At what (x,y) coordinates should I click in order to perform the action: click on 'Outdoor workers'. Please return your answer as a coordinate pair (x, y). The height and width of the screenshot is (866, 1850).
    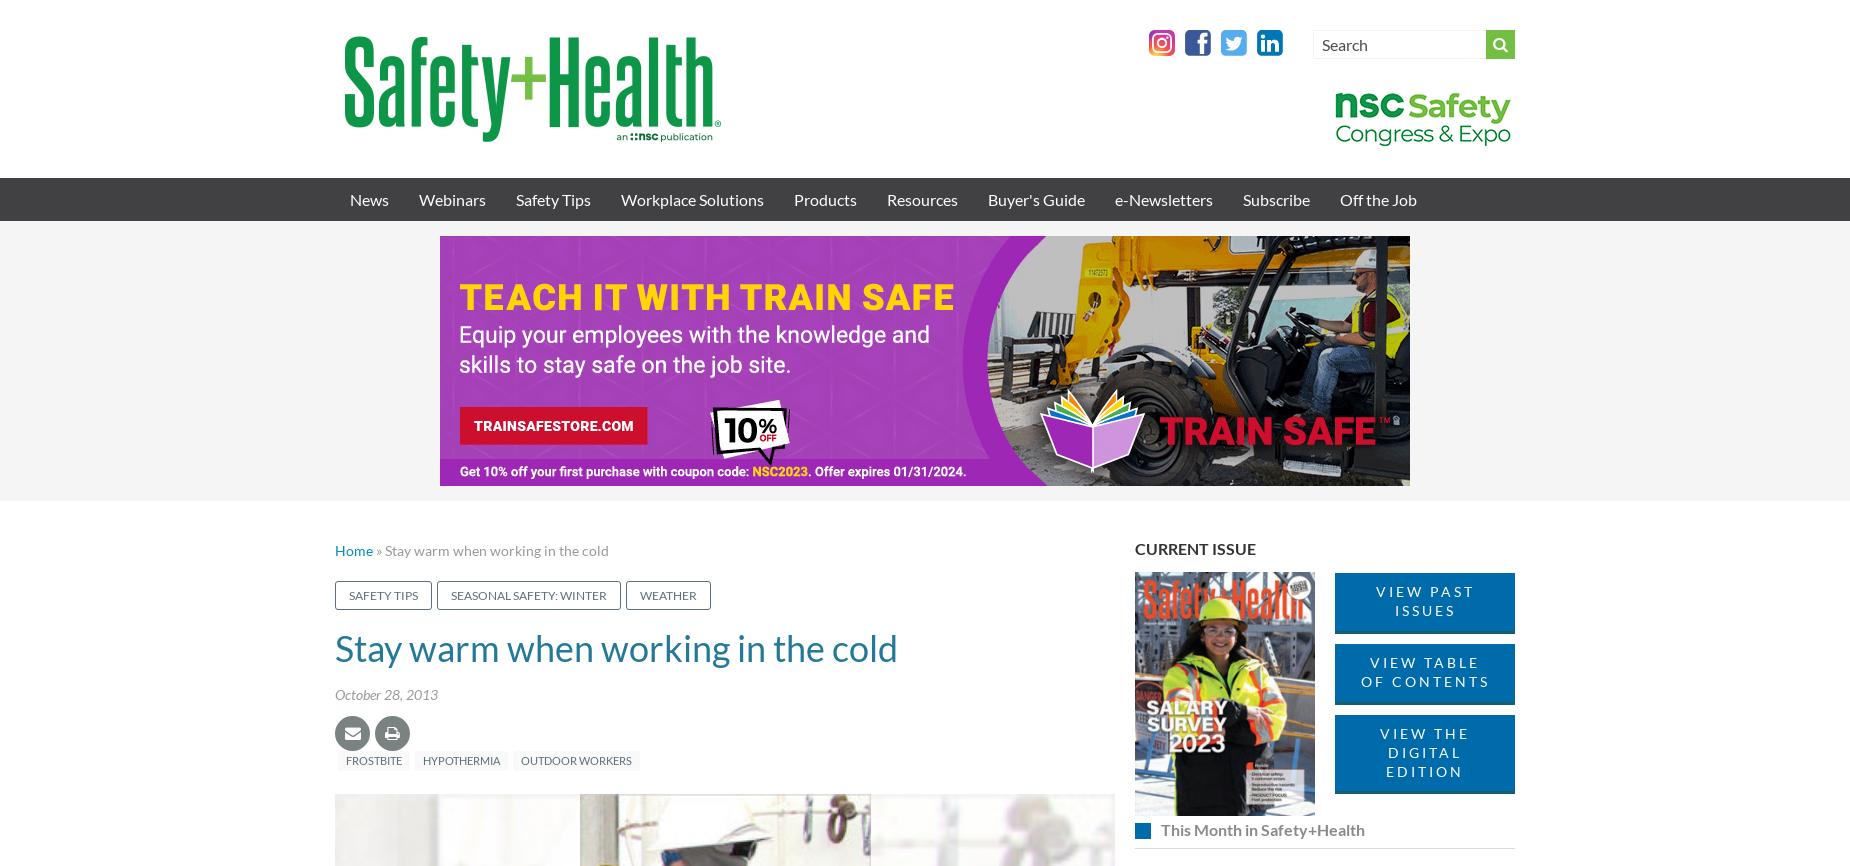
    Looking at the image, I should click on (576, 758).